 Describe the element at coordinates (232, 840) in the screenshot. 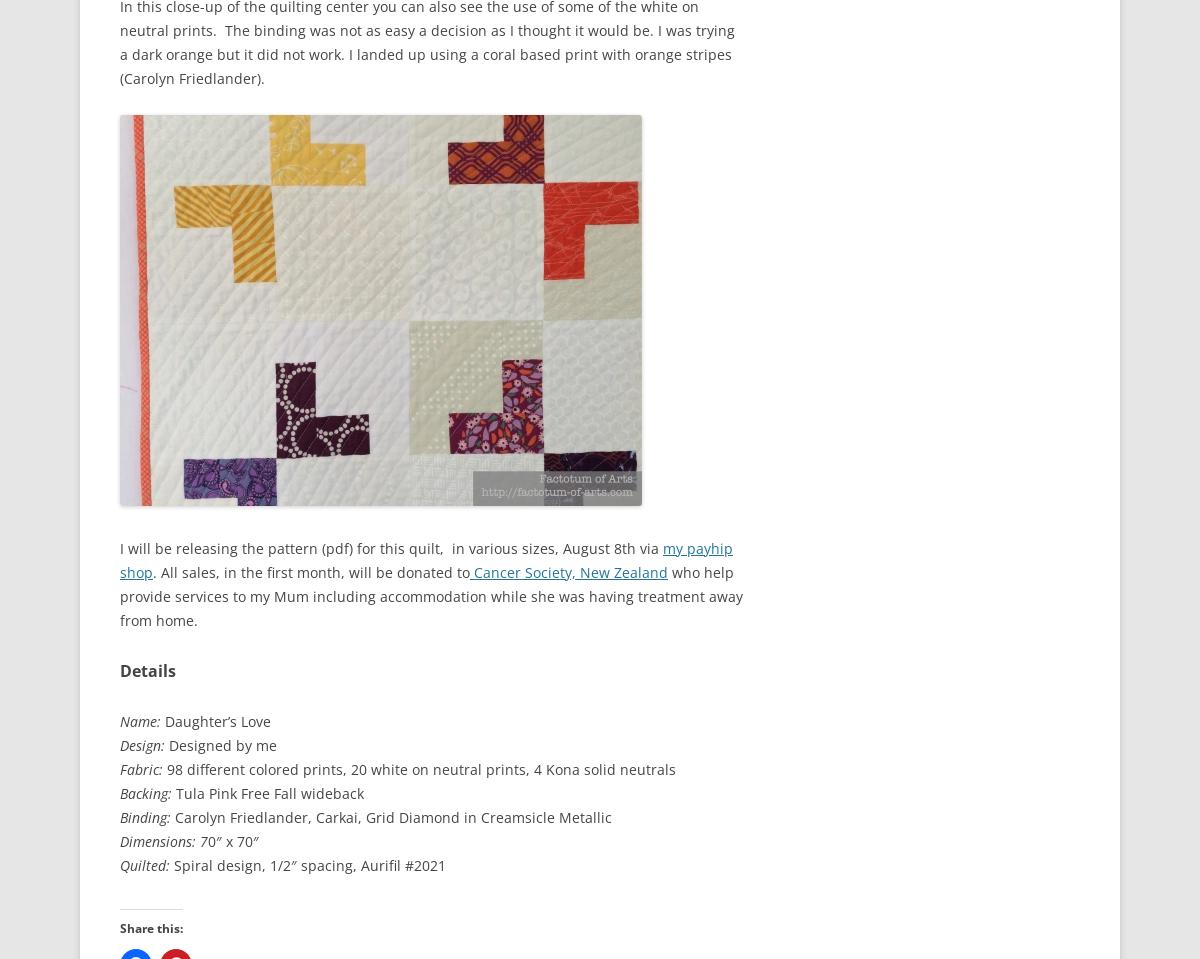

I see `'0″ x 70″'` at that location.